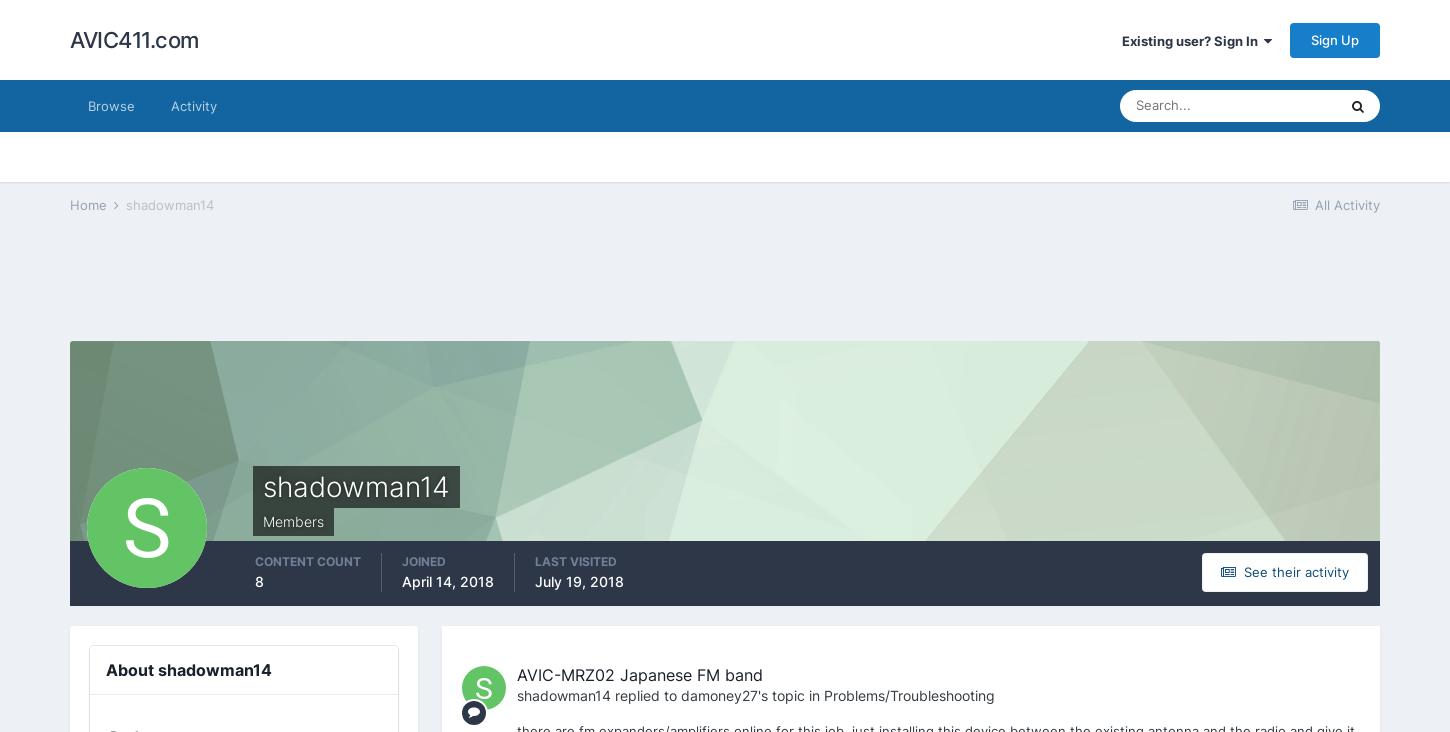 Image resolution: width=1450 pixels, height=732 pixels. What do you see at coordinates (90, 203) in the screenshot?
I see `'Home'` at bounding box center [90, 203].